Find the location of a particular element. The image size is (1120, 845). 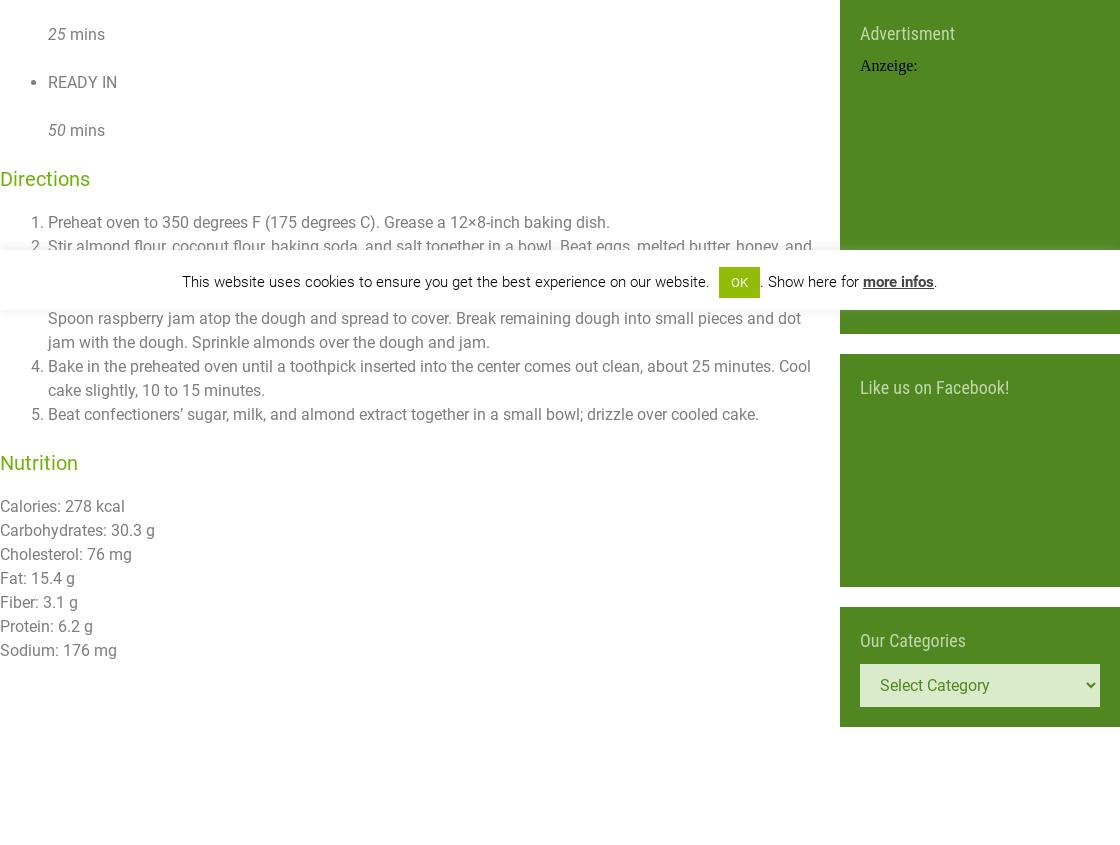

'3.1' is located at coordinates (53, 602).